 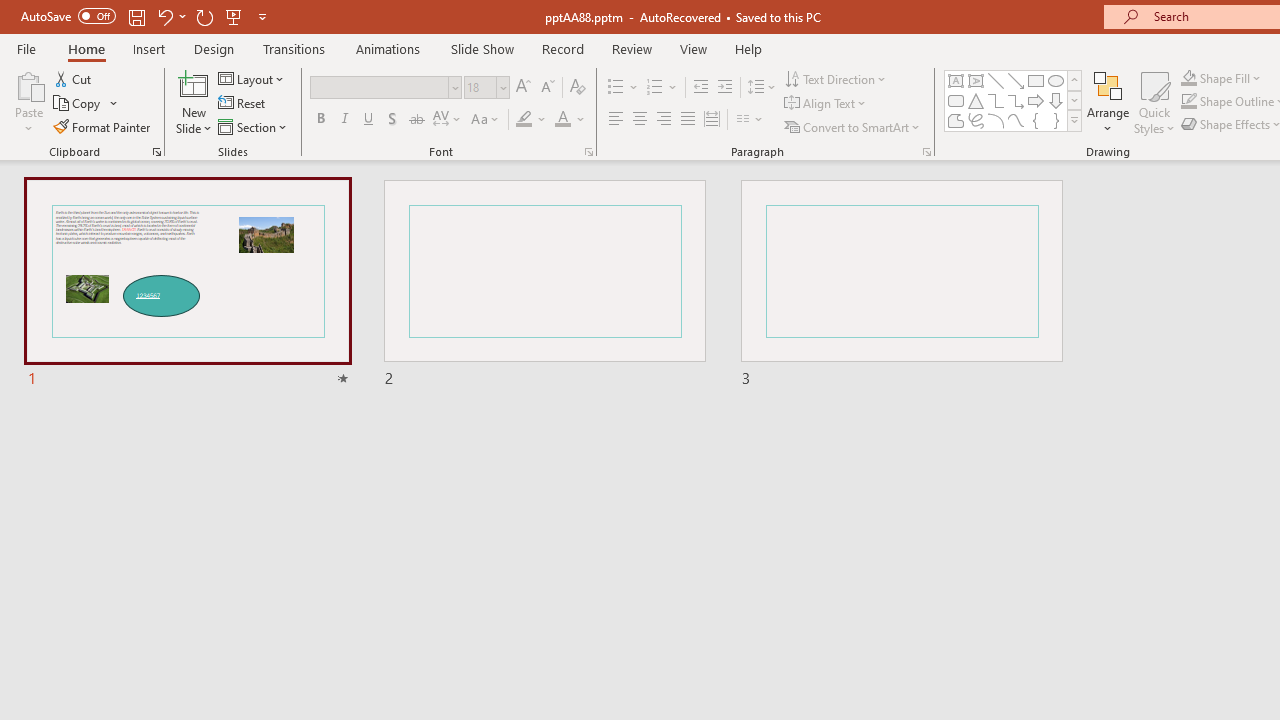 What do you see at coordinates (1055, 120) in the screenshot?
I see `'Right Brace'` at bounding box center [1055, 120].